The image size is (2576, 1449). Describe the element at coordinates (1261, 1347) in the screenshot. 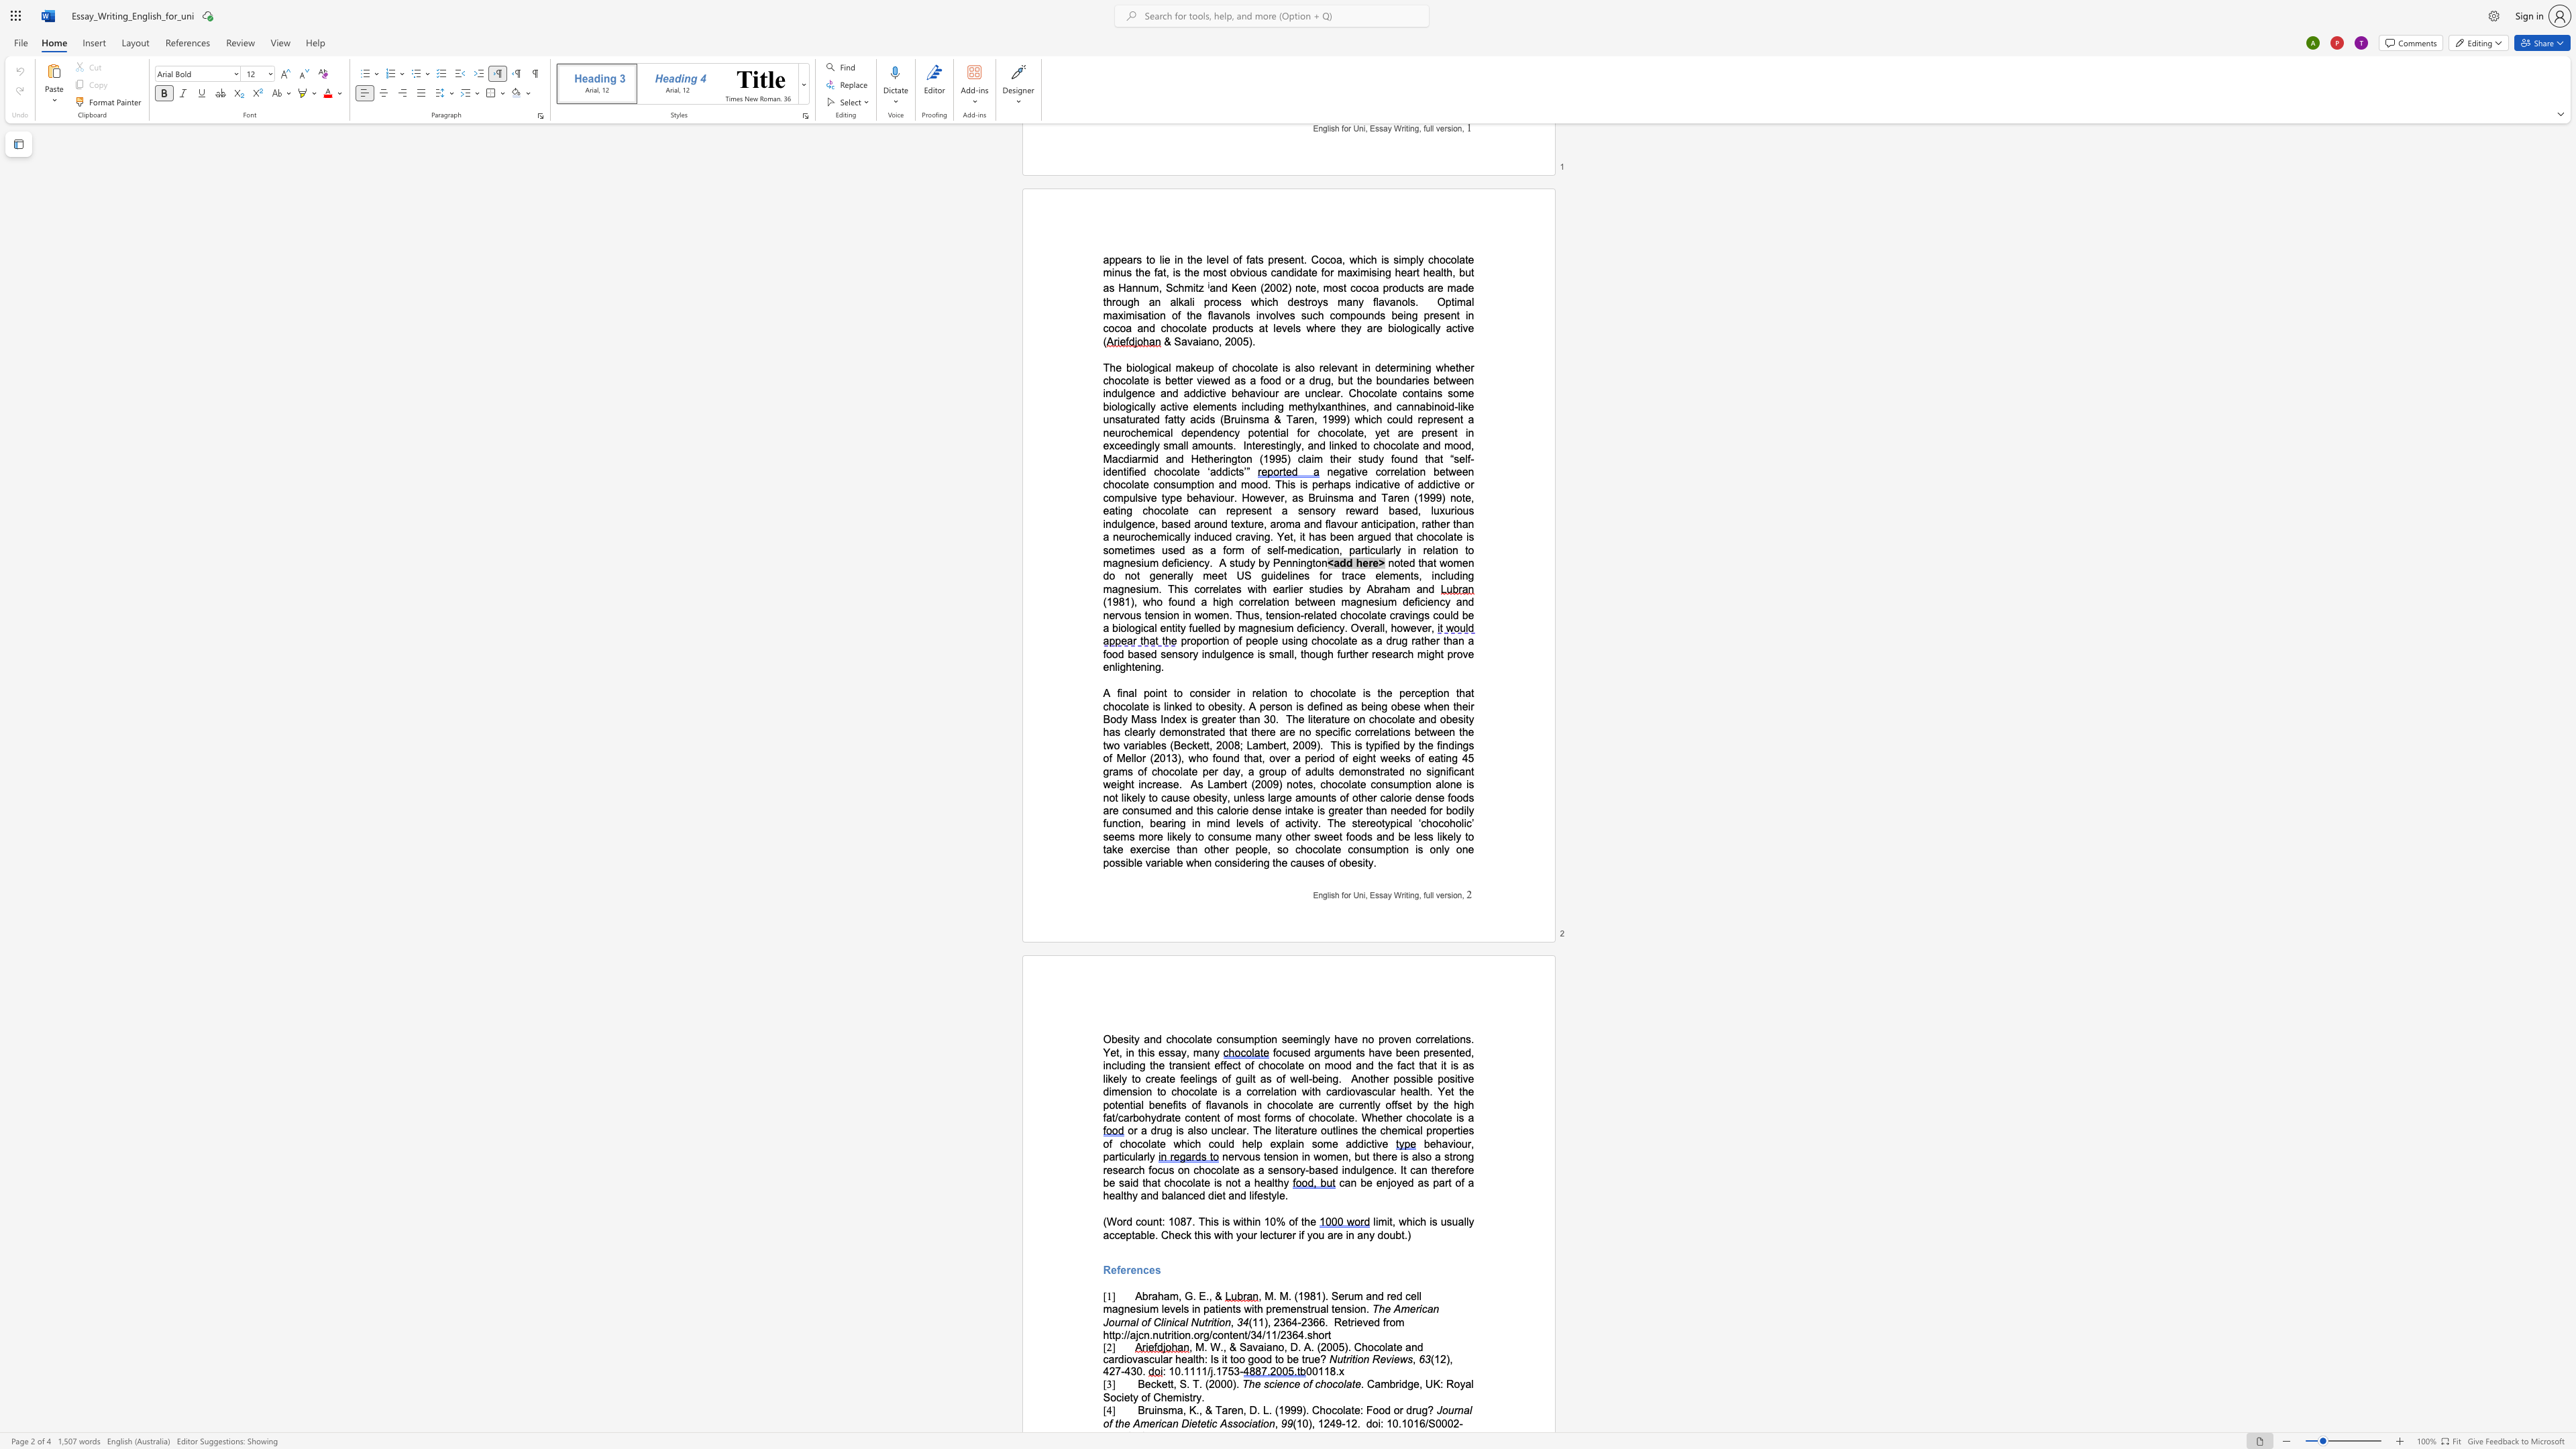

I see `the space between the continuous character "a" and "i" in the text` at that location.